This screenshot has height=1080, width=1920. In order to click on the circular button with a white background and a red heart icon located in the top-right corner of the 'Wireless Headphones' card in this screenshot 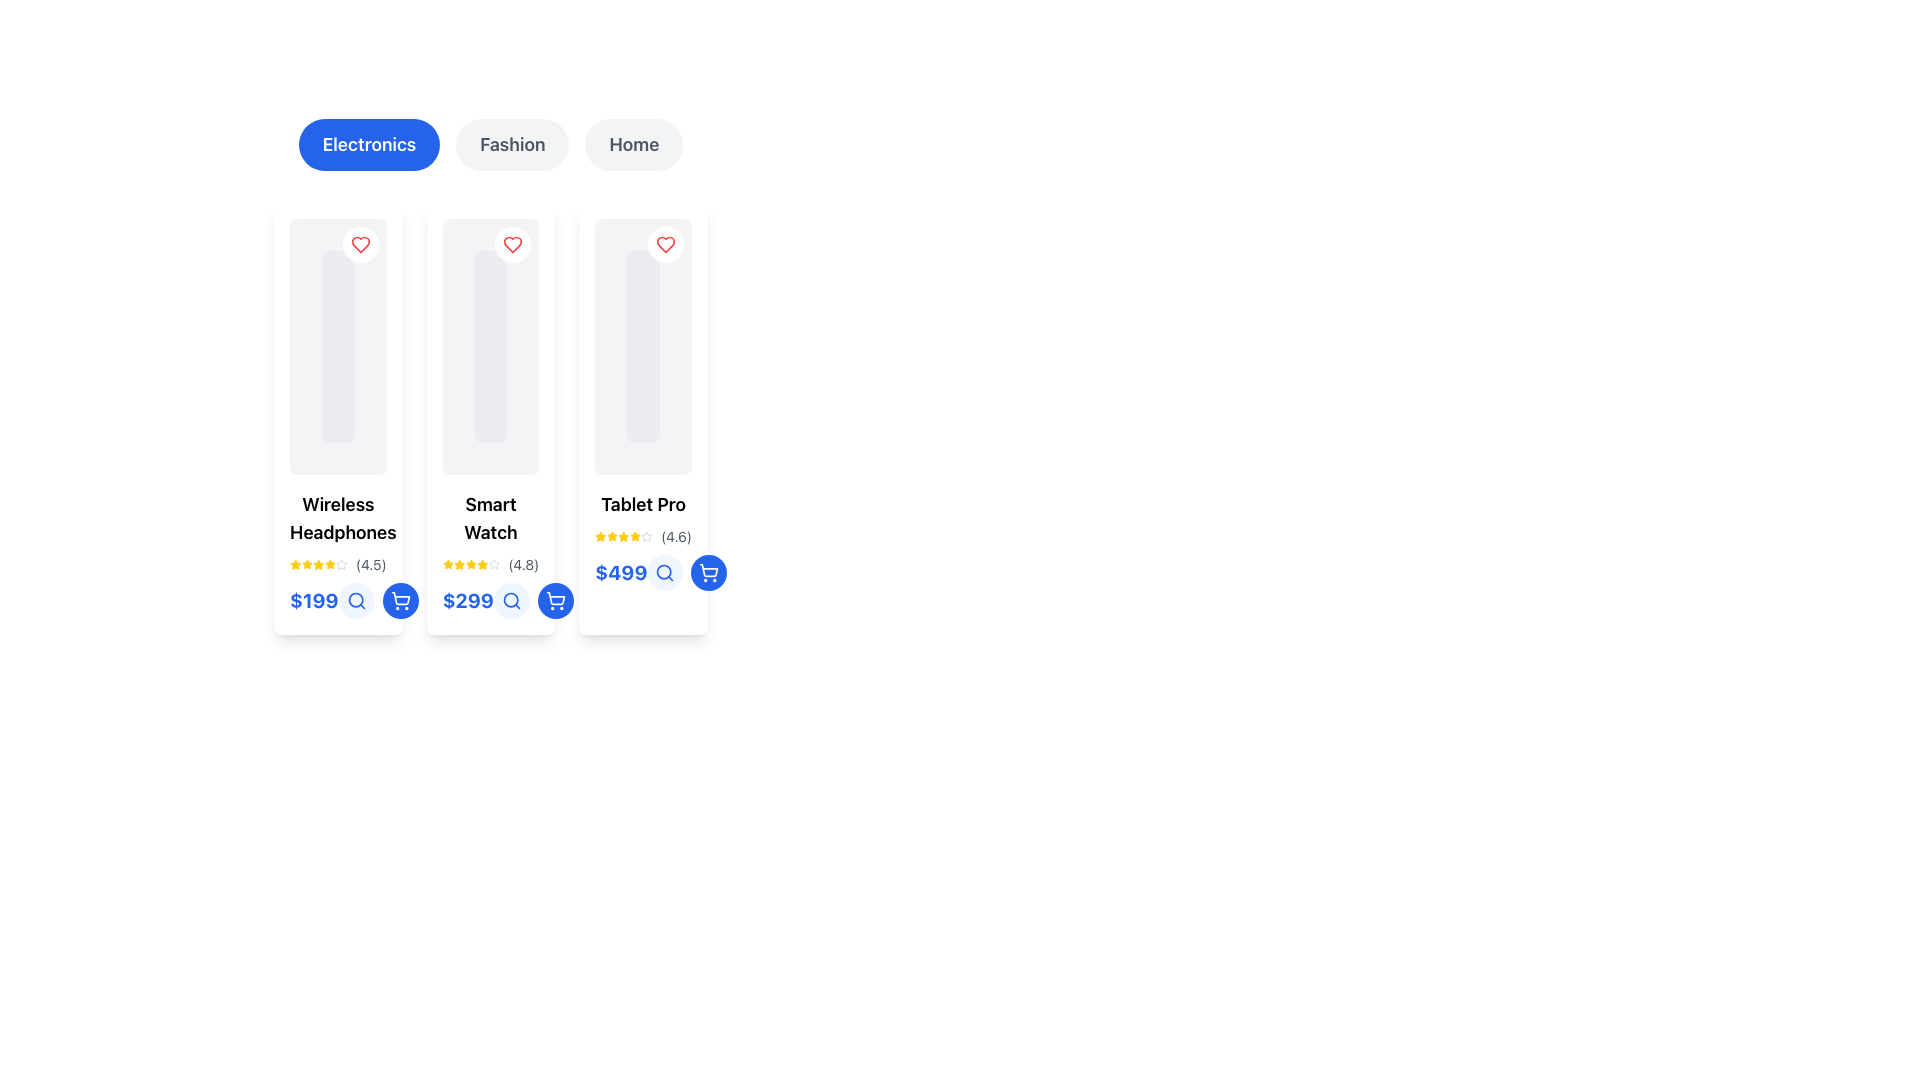, I will do `click(360, 244)`.